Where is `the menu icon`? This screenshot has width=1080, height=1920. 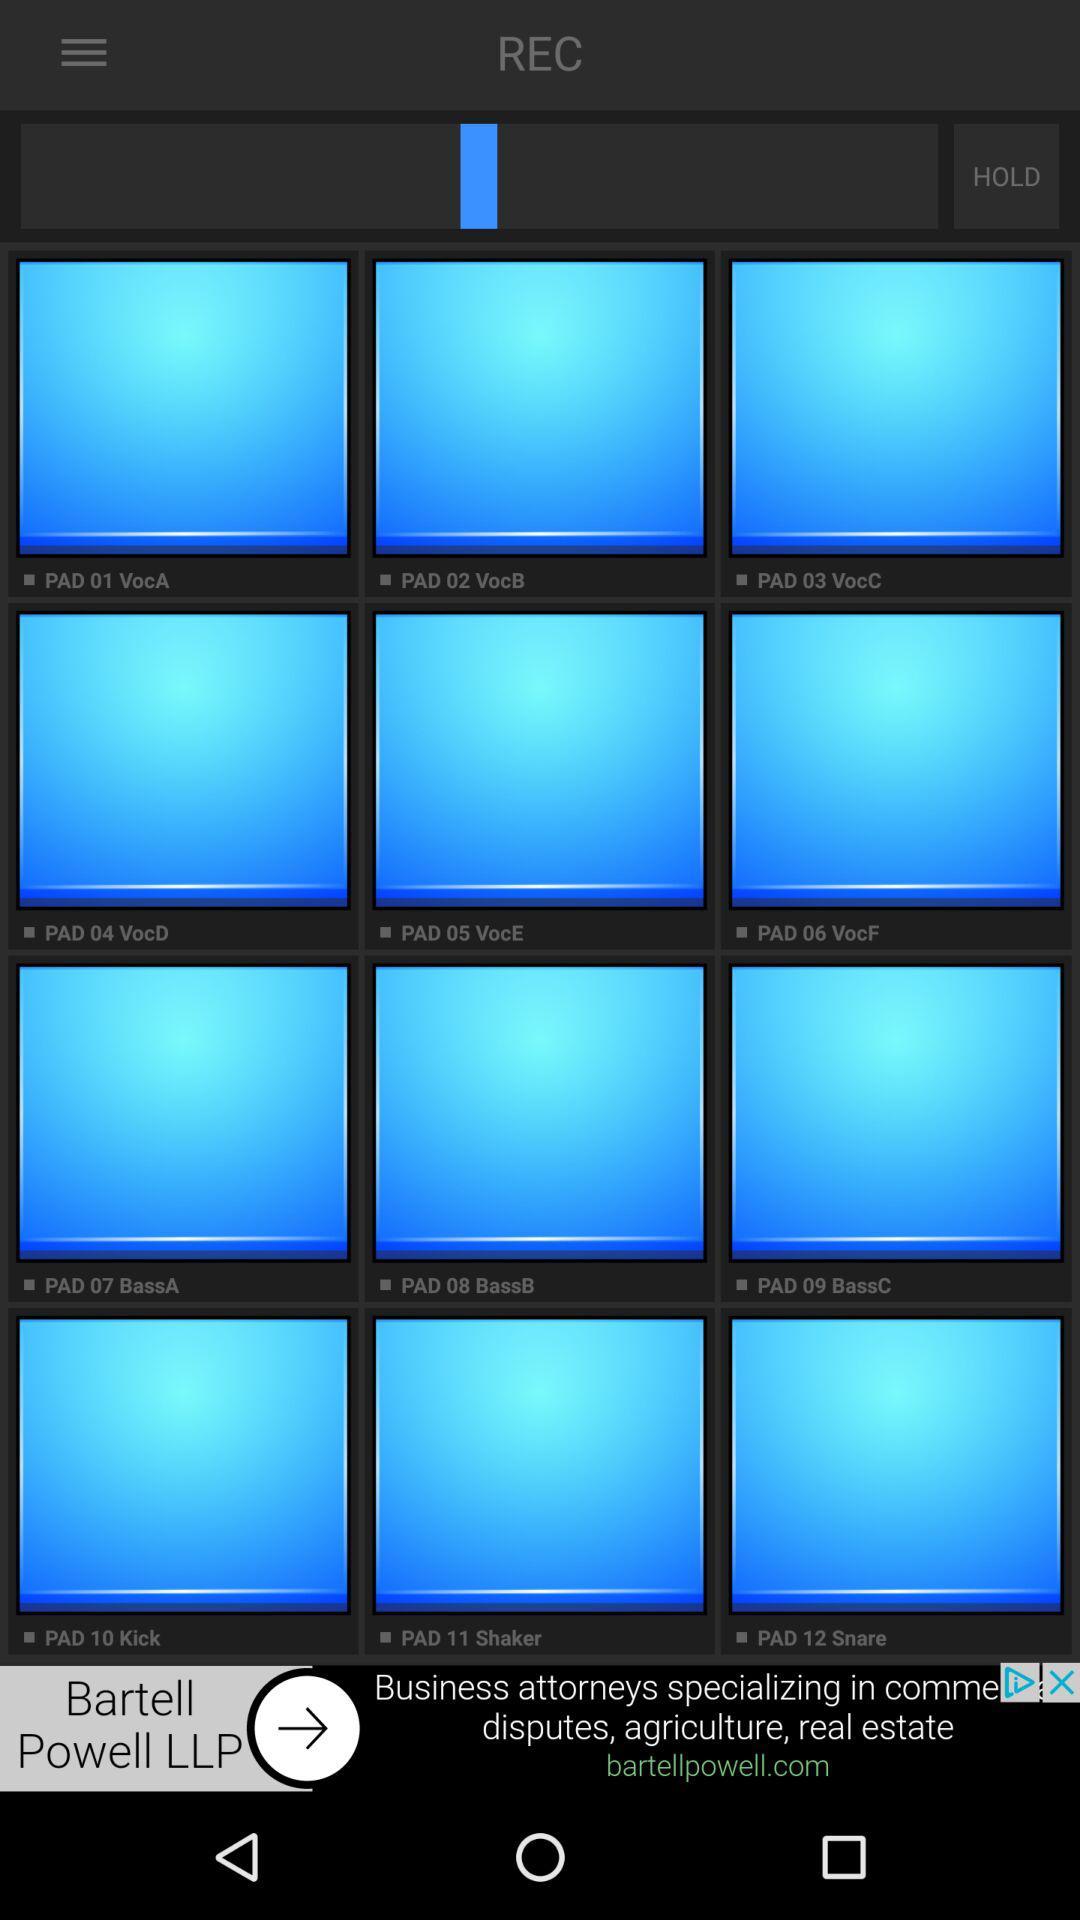 the menu icon is located at coordinates (83, 56).